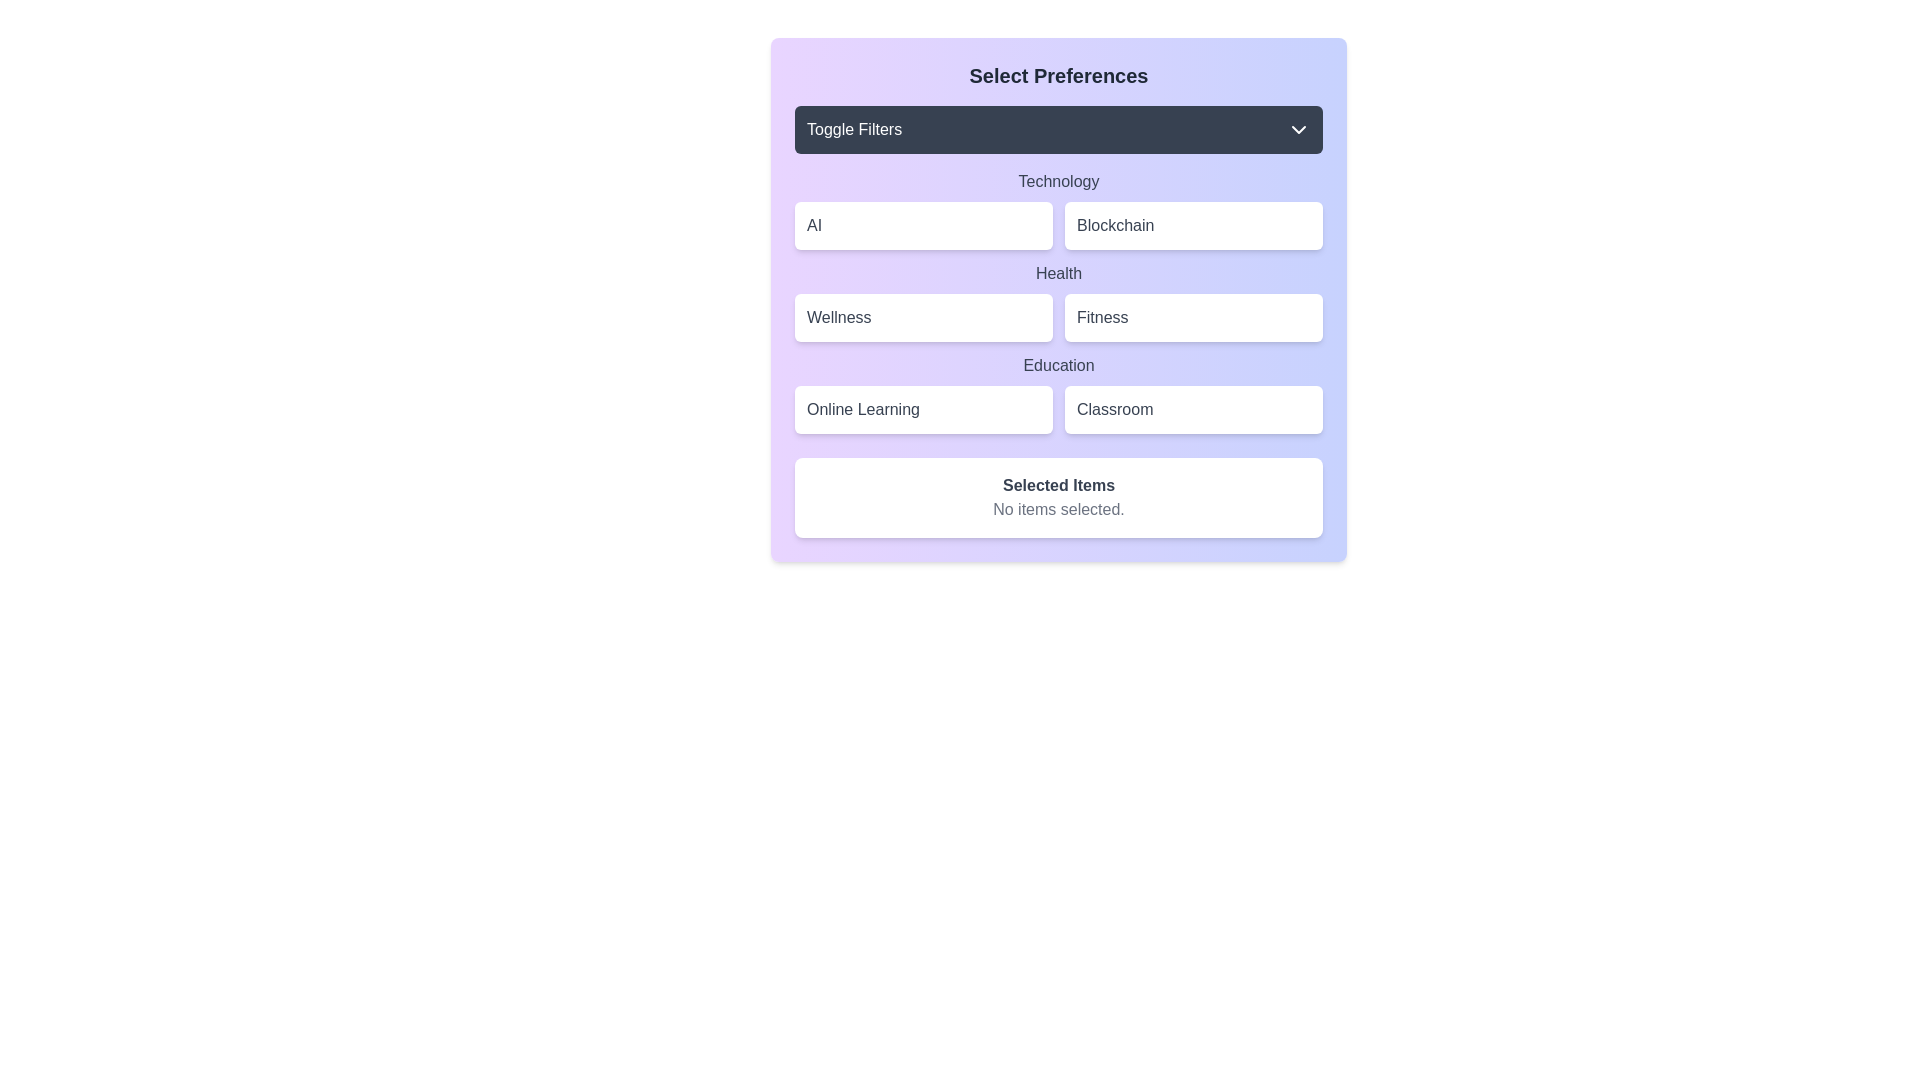  What do you see at coordinates (1058, 130) in the screenshot?
I see `the 'Toggle Filters' button, which is a dark gray rectangular area with rounded corners, located below the 'Select Preferences' title` at bounding box center [1058, 130].